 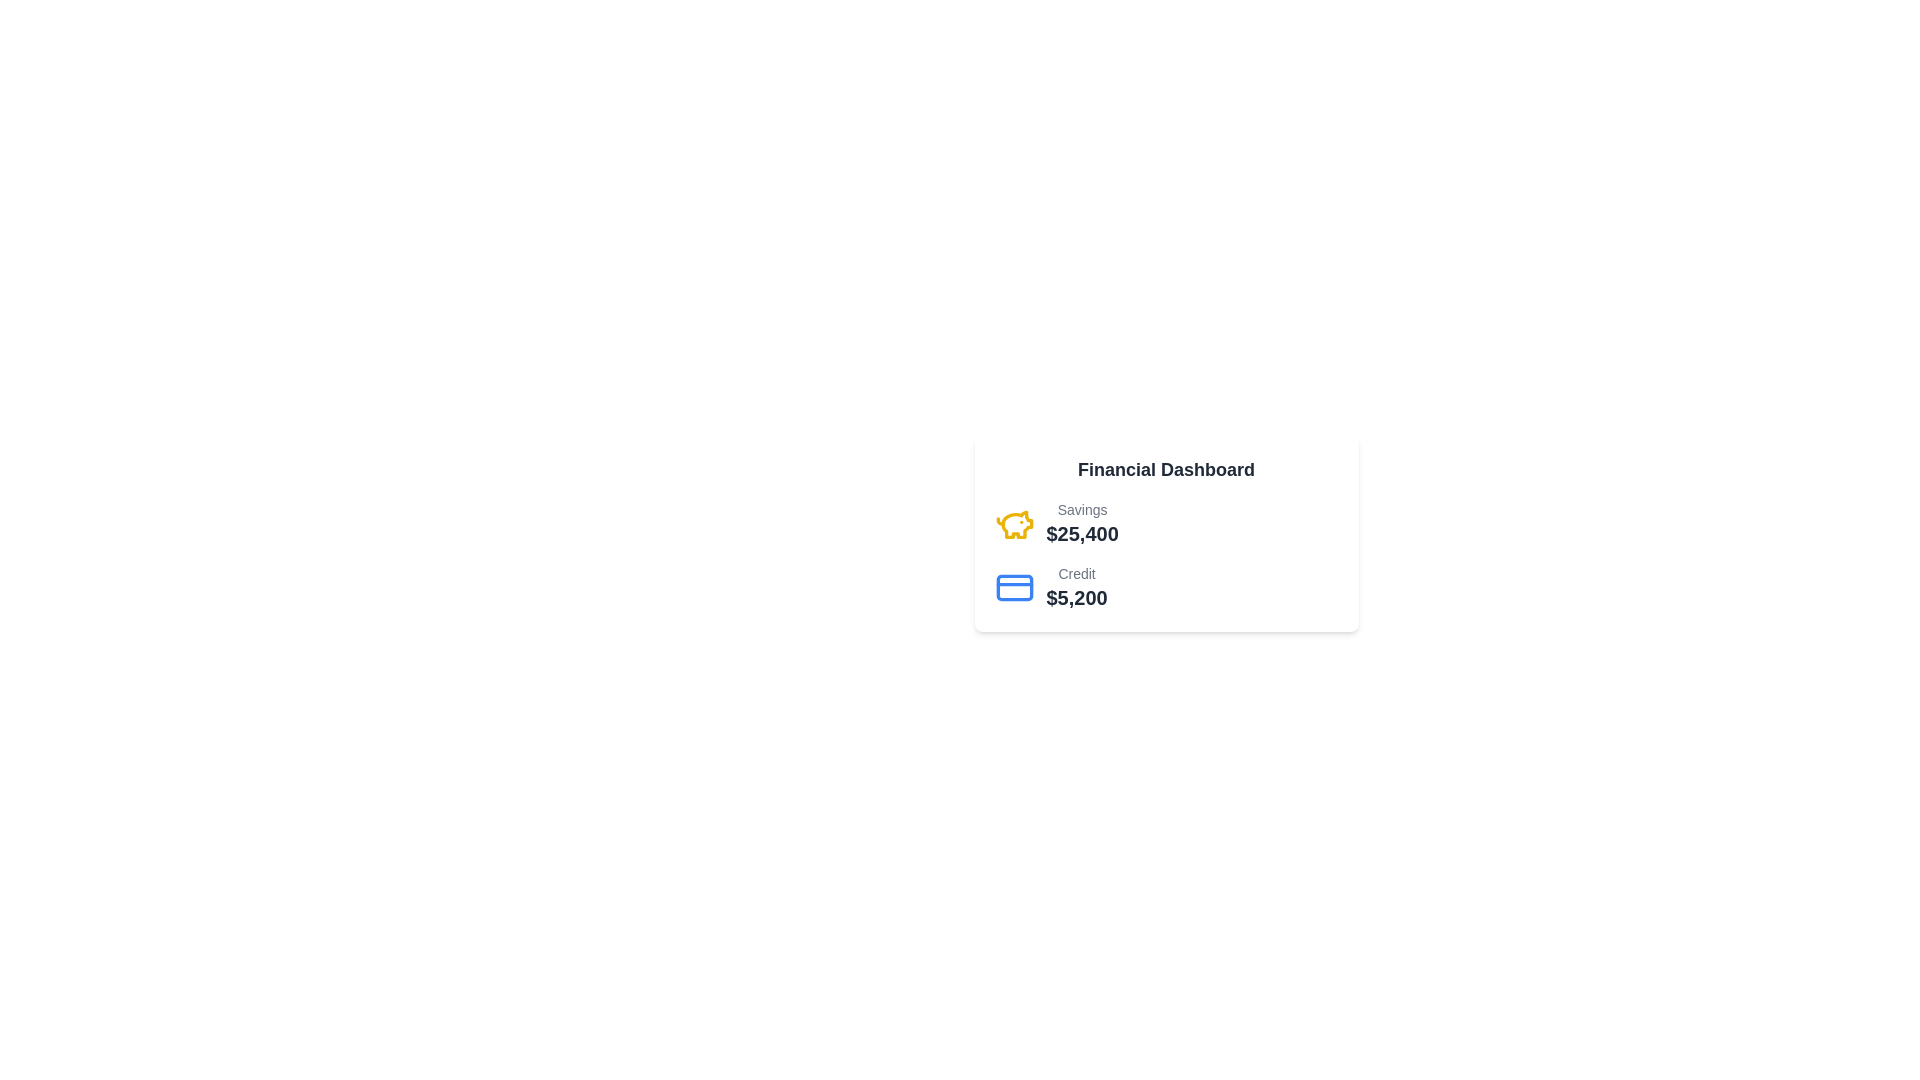 I want to click on the text label displaying 'Credit', which is styled in a small font size and light gray color, located to the right of a credit card icon and above the numeric text '$5,200', so click(x=1076, y=574).